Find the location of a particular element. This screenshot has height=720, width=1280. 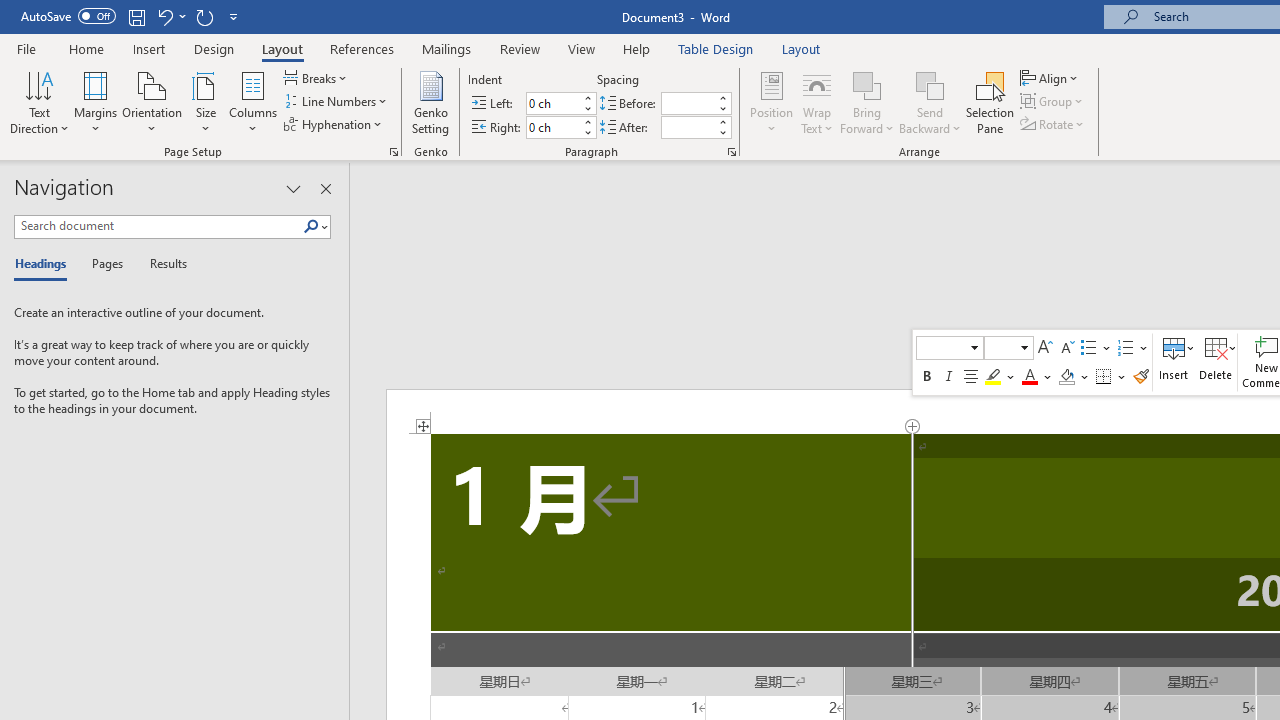

'Bring Forward' is located at coordinates (867, 103).